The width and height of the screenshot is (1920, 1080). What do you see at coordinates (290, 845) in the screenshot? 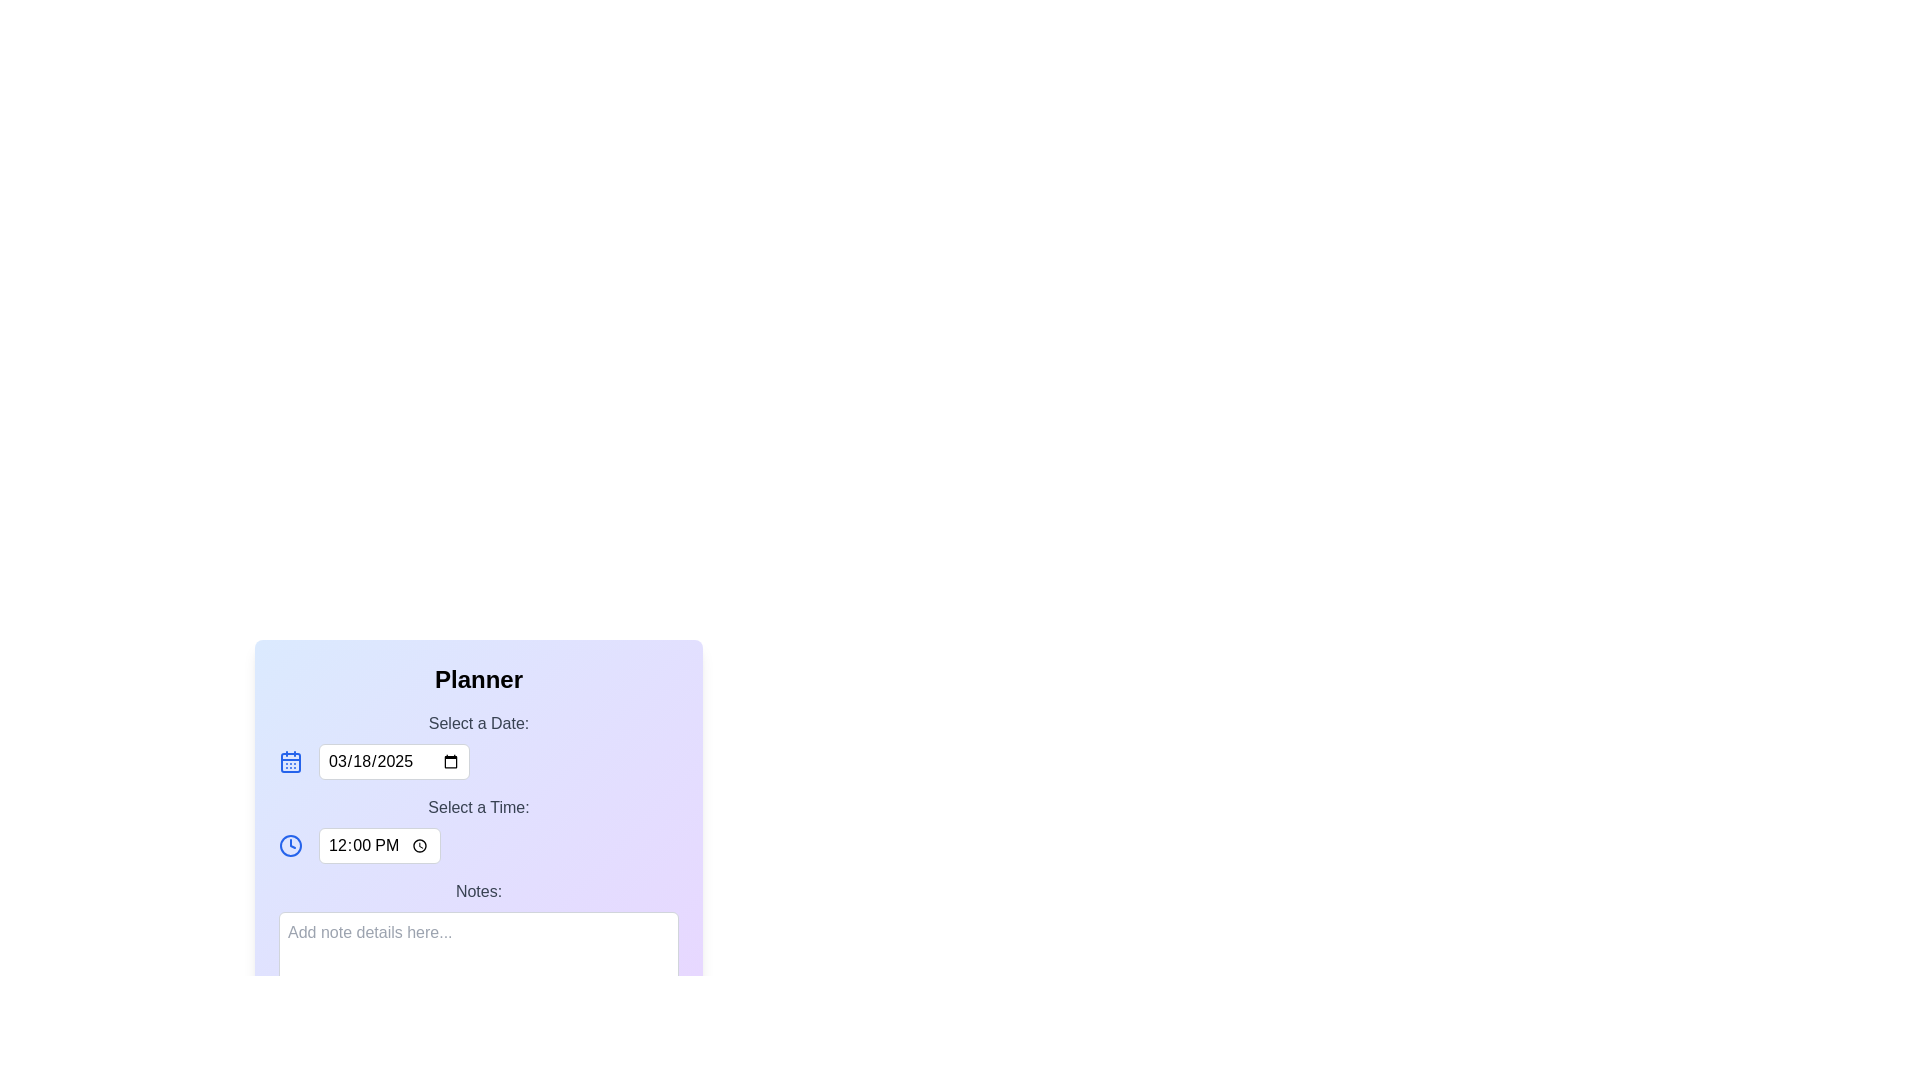
I see `the circular graphic that represents the clock's border, which serves as a frame for the time selection icon located near the 'Select a Time' label` at bounding box center [290, 845].